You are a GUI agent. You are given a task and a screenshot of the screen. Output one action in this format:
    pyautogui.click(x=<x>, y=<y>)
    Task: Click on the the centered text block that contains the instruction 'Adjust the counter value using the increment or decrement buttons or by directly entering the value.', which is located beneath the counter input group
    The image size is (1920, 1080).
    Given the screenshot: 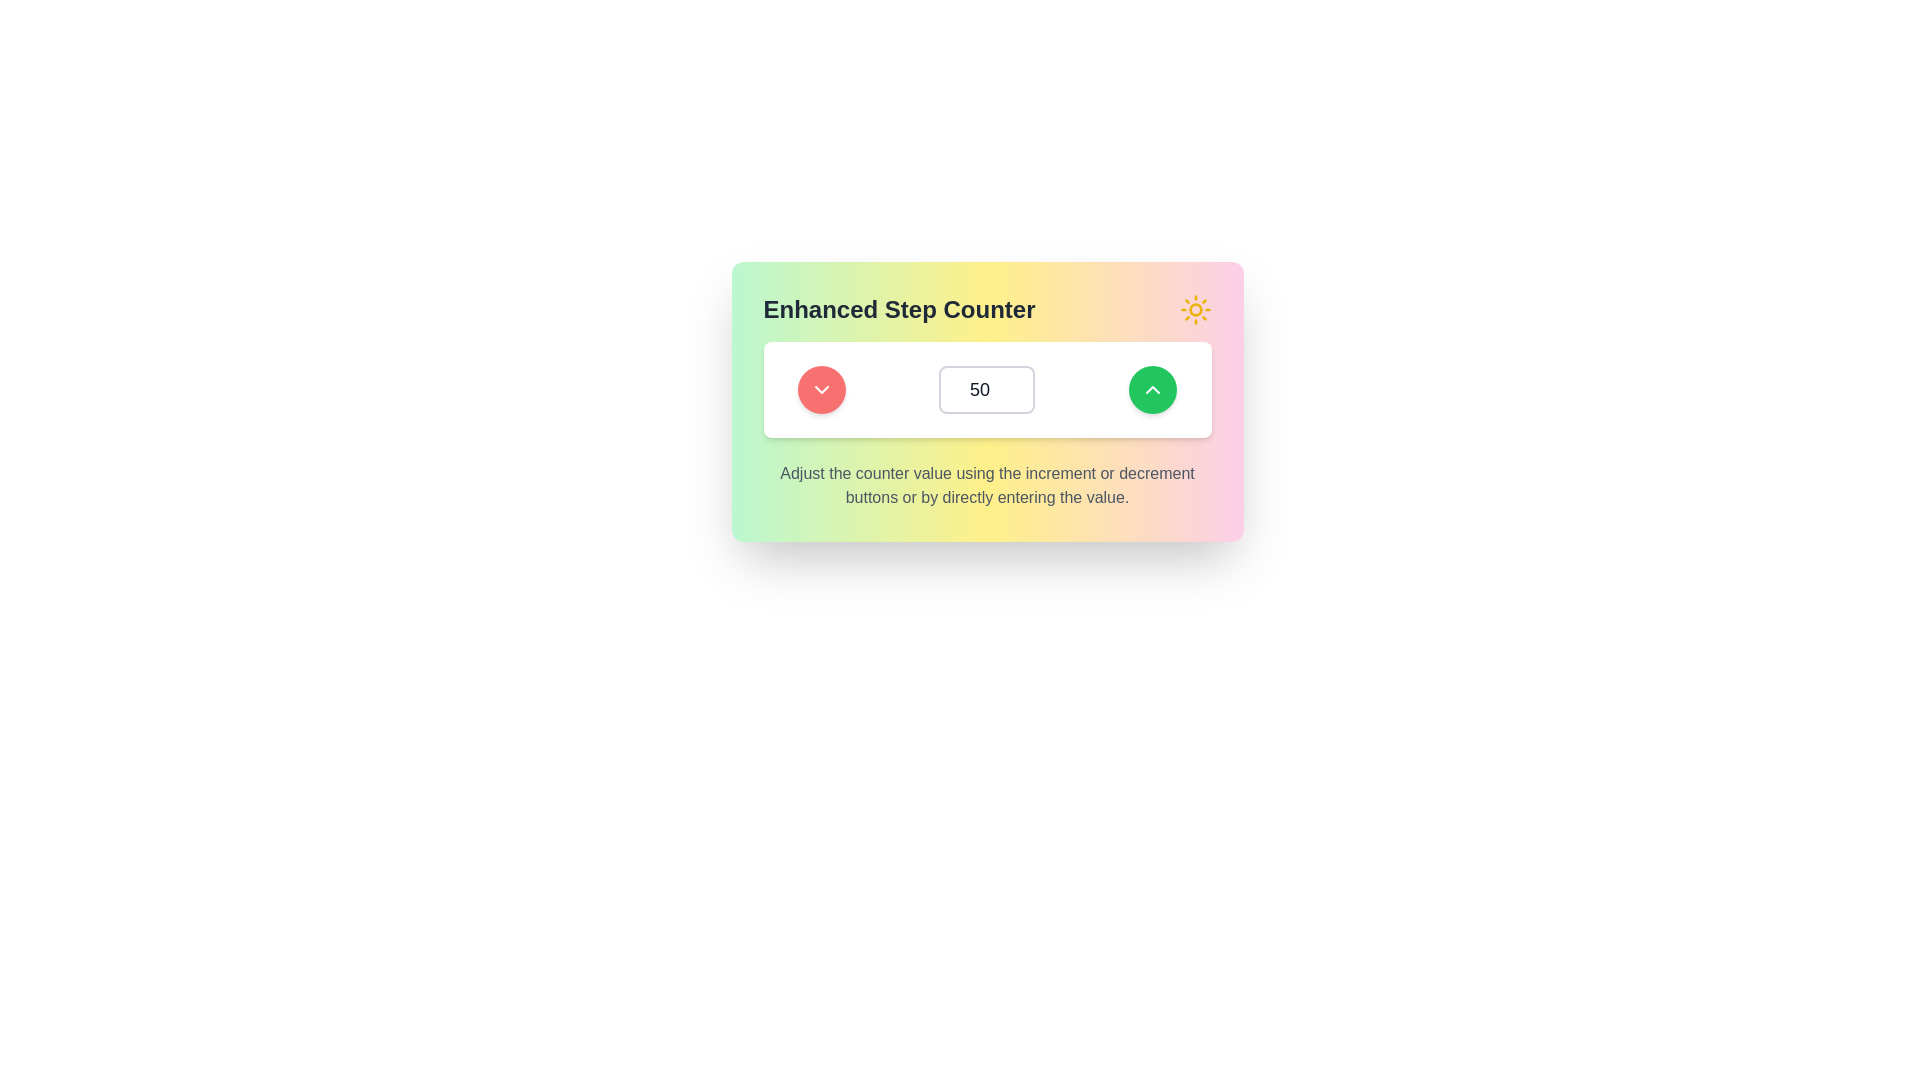 What is the action you would take?
    pyautogui.click(x=987, y=486)
    